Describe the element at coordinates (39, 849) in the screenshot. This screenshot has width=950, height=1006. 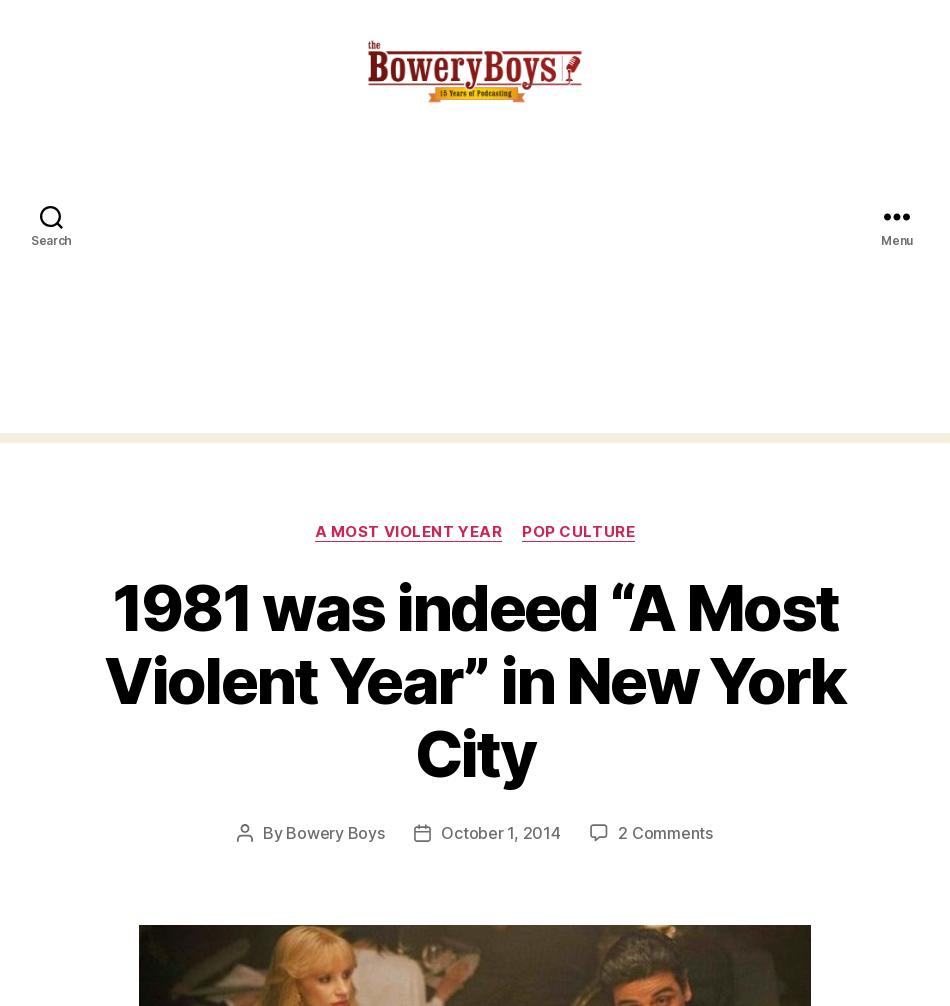
I see `'About Us'` at that location.